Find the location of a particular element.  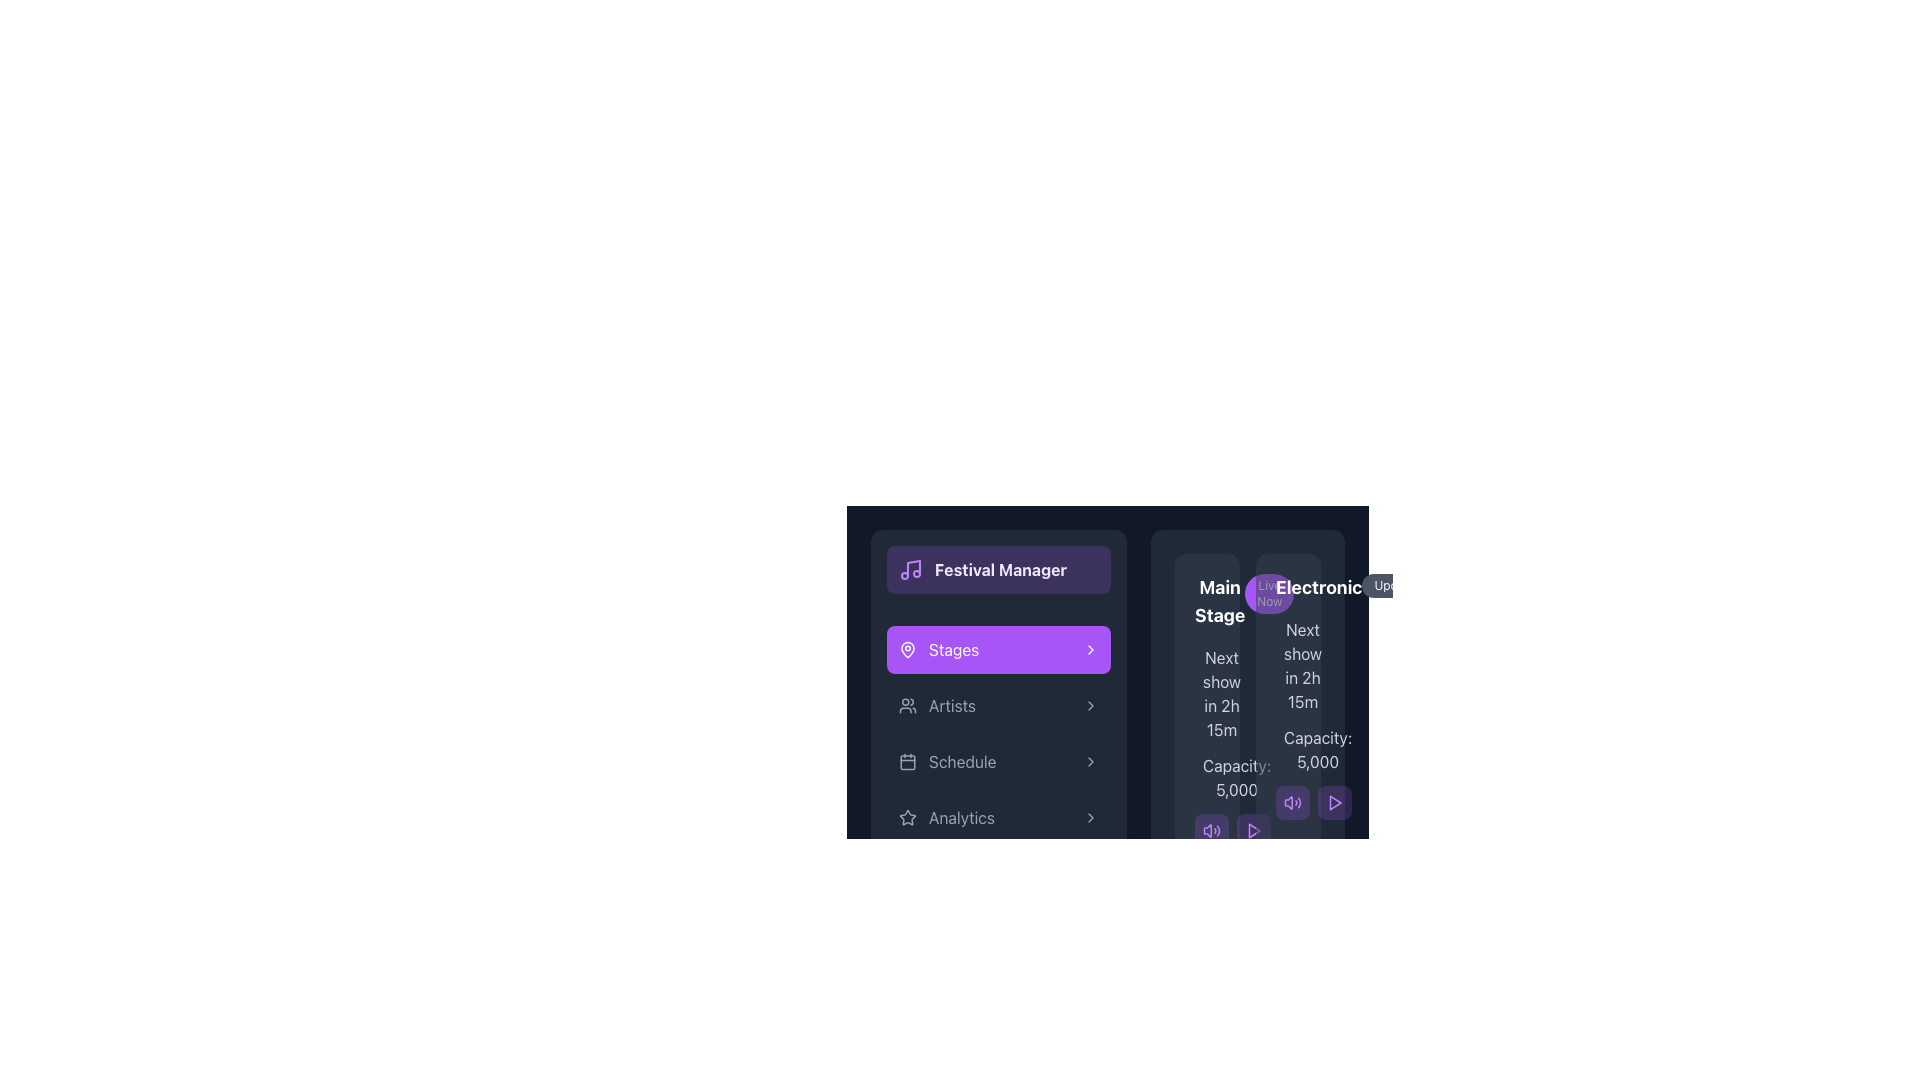

the icon representing a group of people located in the left navigation panel, positioned to the left of the 'Artists' text label is located at coordinates (906, 704).